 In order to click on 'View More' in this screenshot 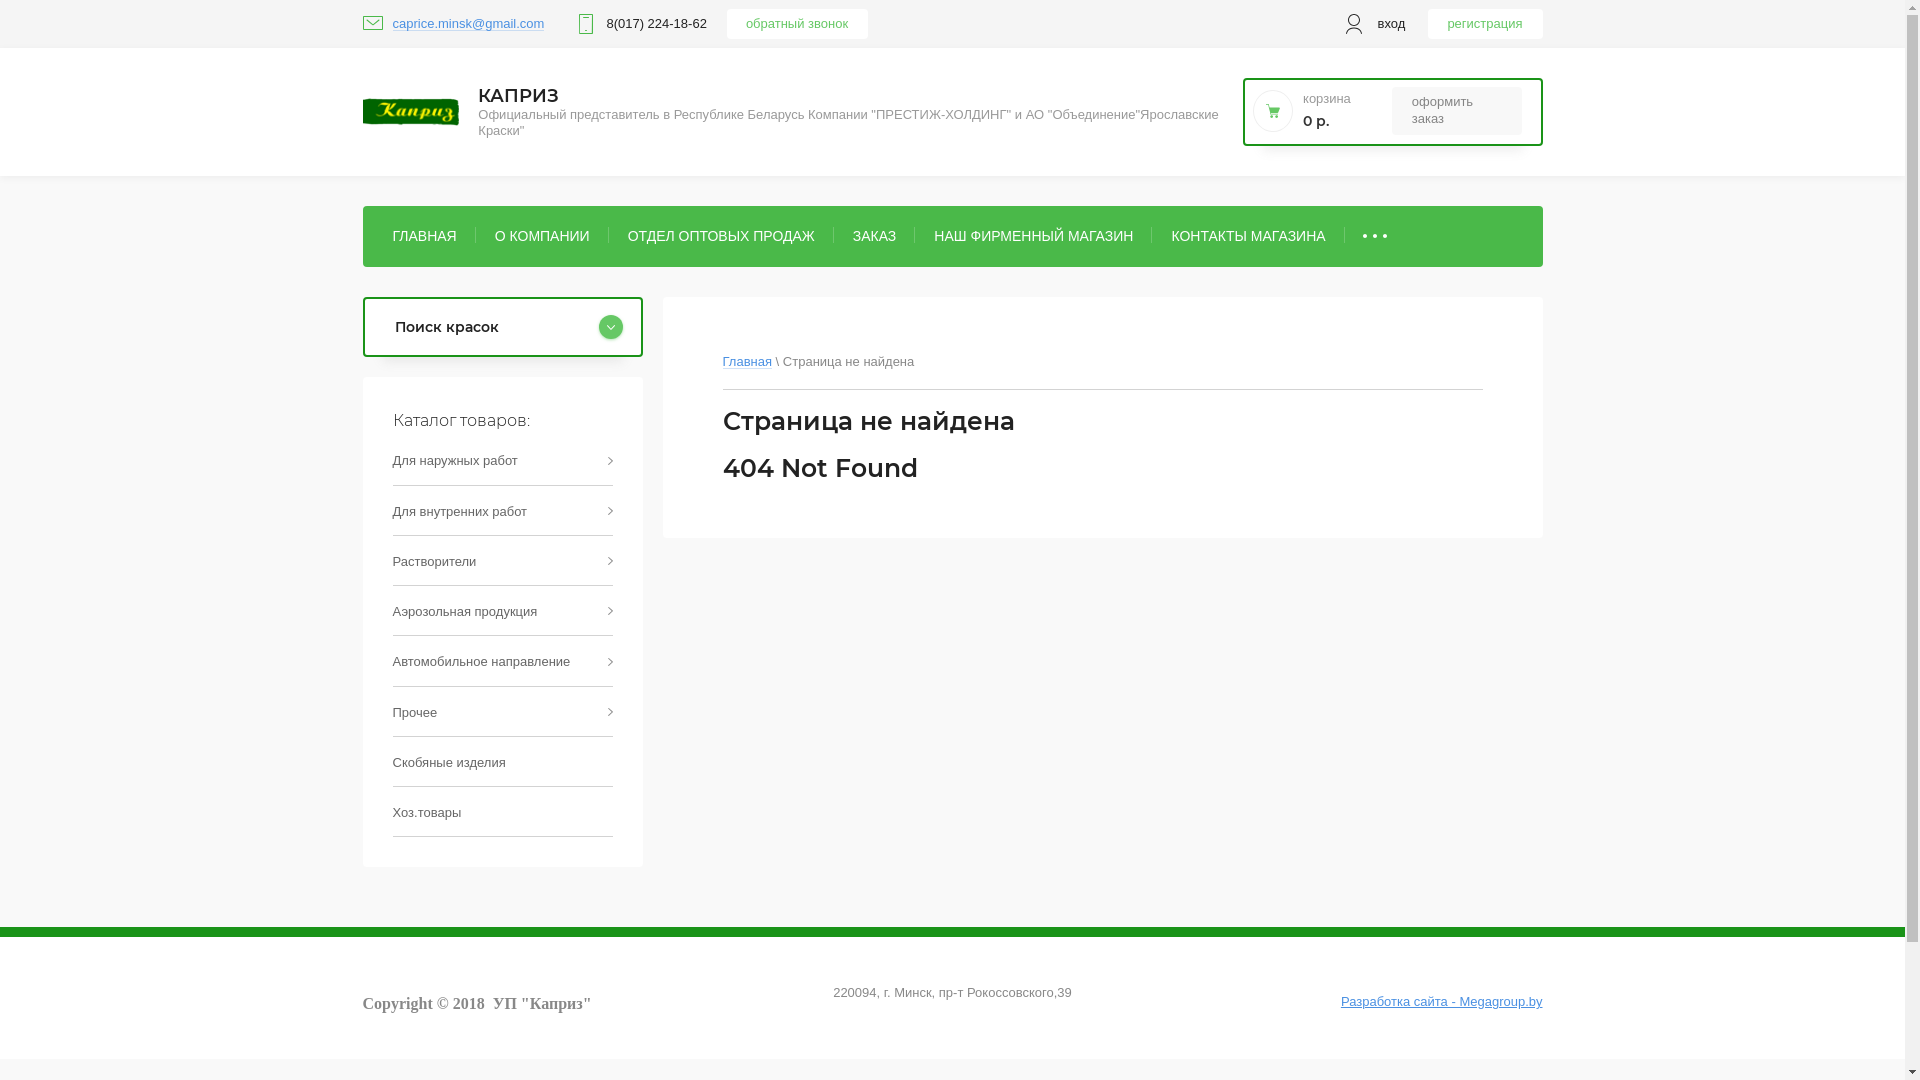, I will do `click(1344, 234)`.